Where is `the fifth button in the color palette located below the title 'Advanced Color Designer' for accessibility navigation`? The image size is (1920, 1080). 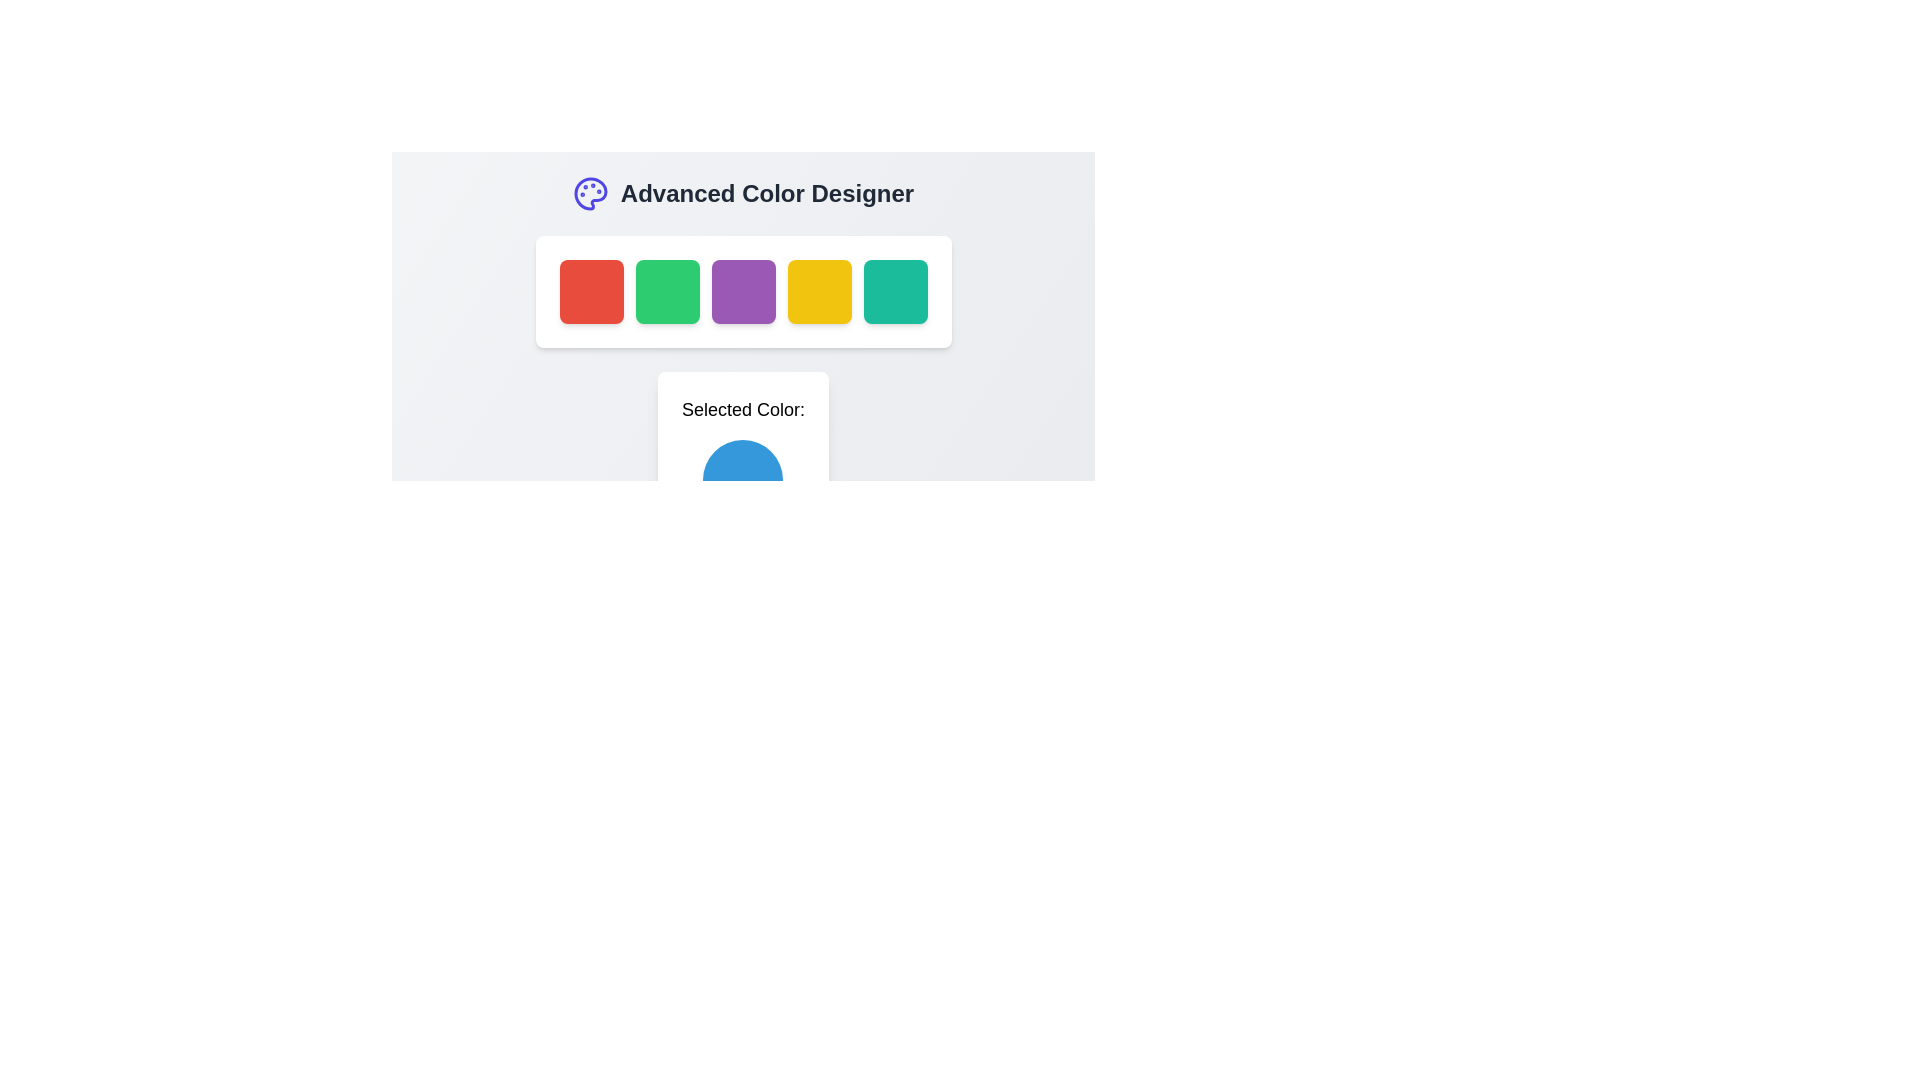
the fifth button in the color palette located below the title 'Advanced Color Designer' for accessibility navigation is located at coordinates (894, 292).